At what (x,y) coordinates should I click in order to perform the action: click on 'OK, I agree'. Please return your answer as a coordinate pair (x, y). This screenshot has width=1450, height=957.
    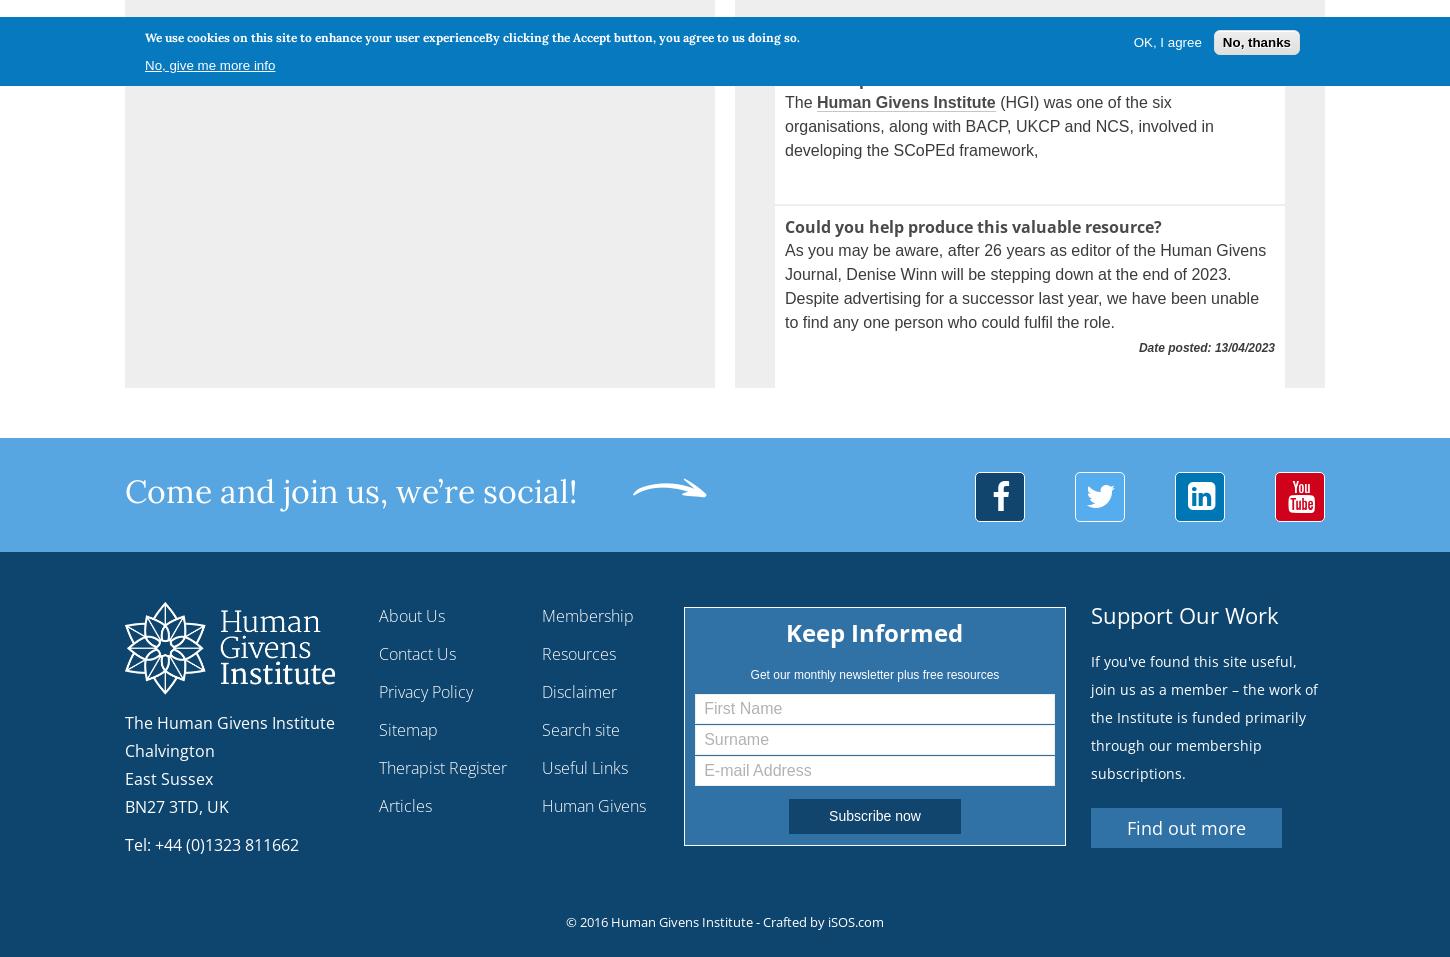
    Looking at the image, I should click on (1165, 41).